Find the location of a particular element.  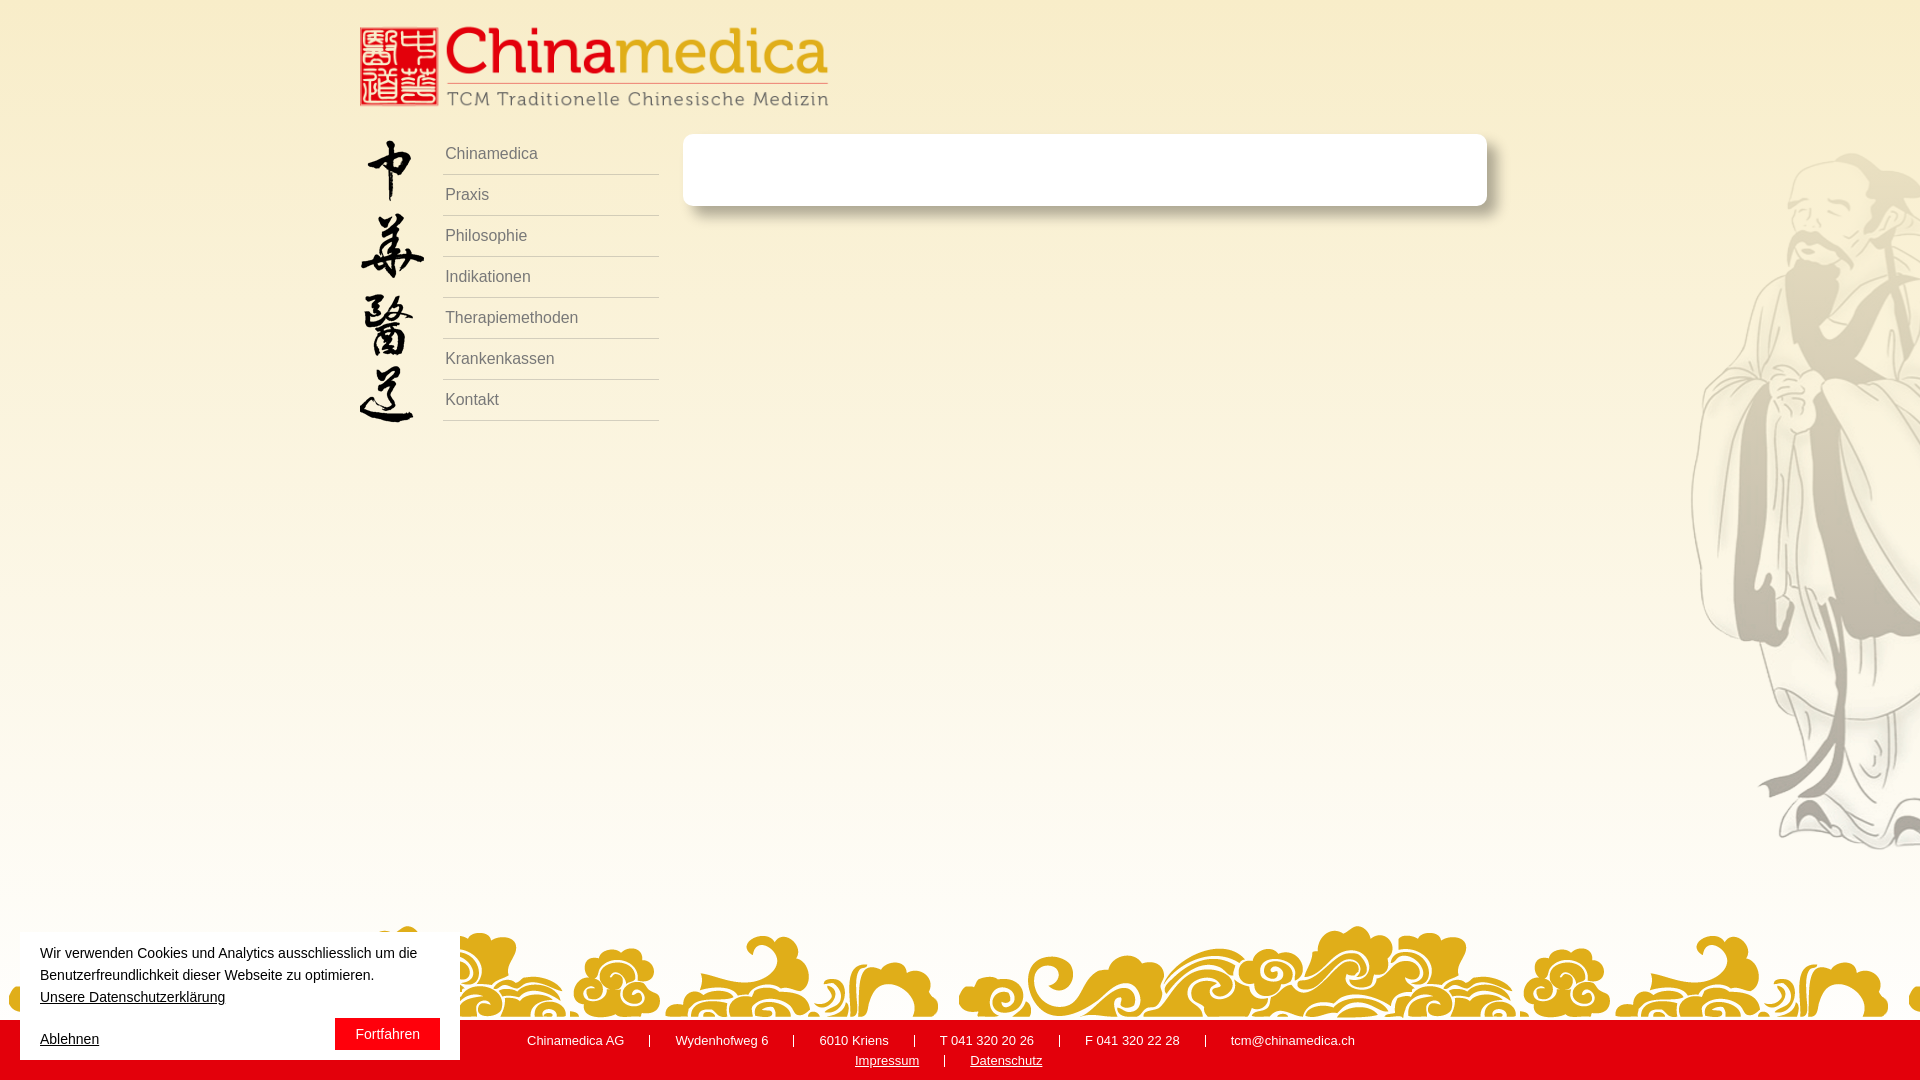

'Therapiemethoden' is located at coordinates (551, 317).